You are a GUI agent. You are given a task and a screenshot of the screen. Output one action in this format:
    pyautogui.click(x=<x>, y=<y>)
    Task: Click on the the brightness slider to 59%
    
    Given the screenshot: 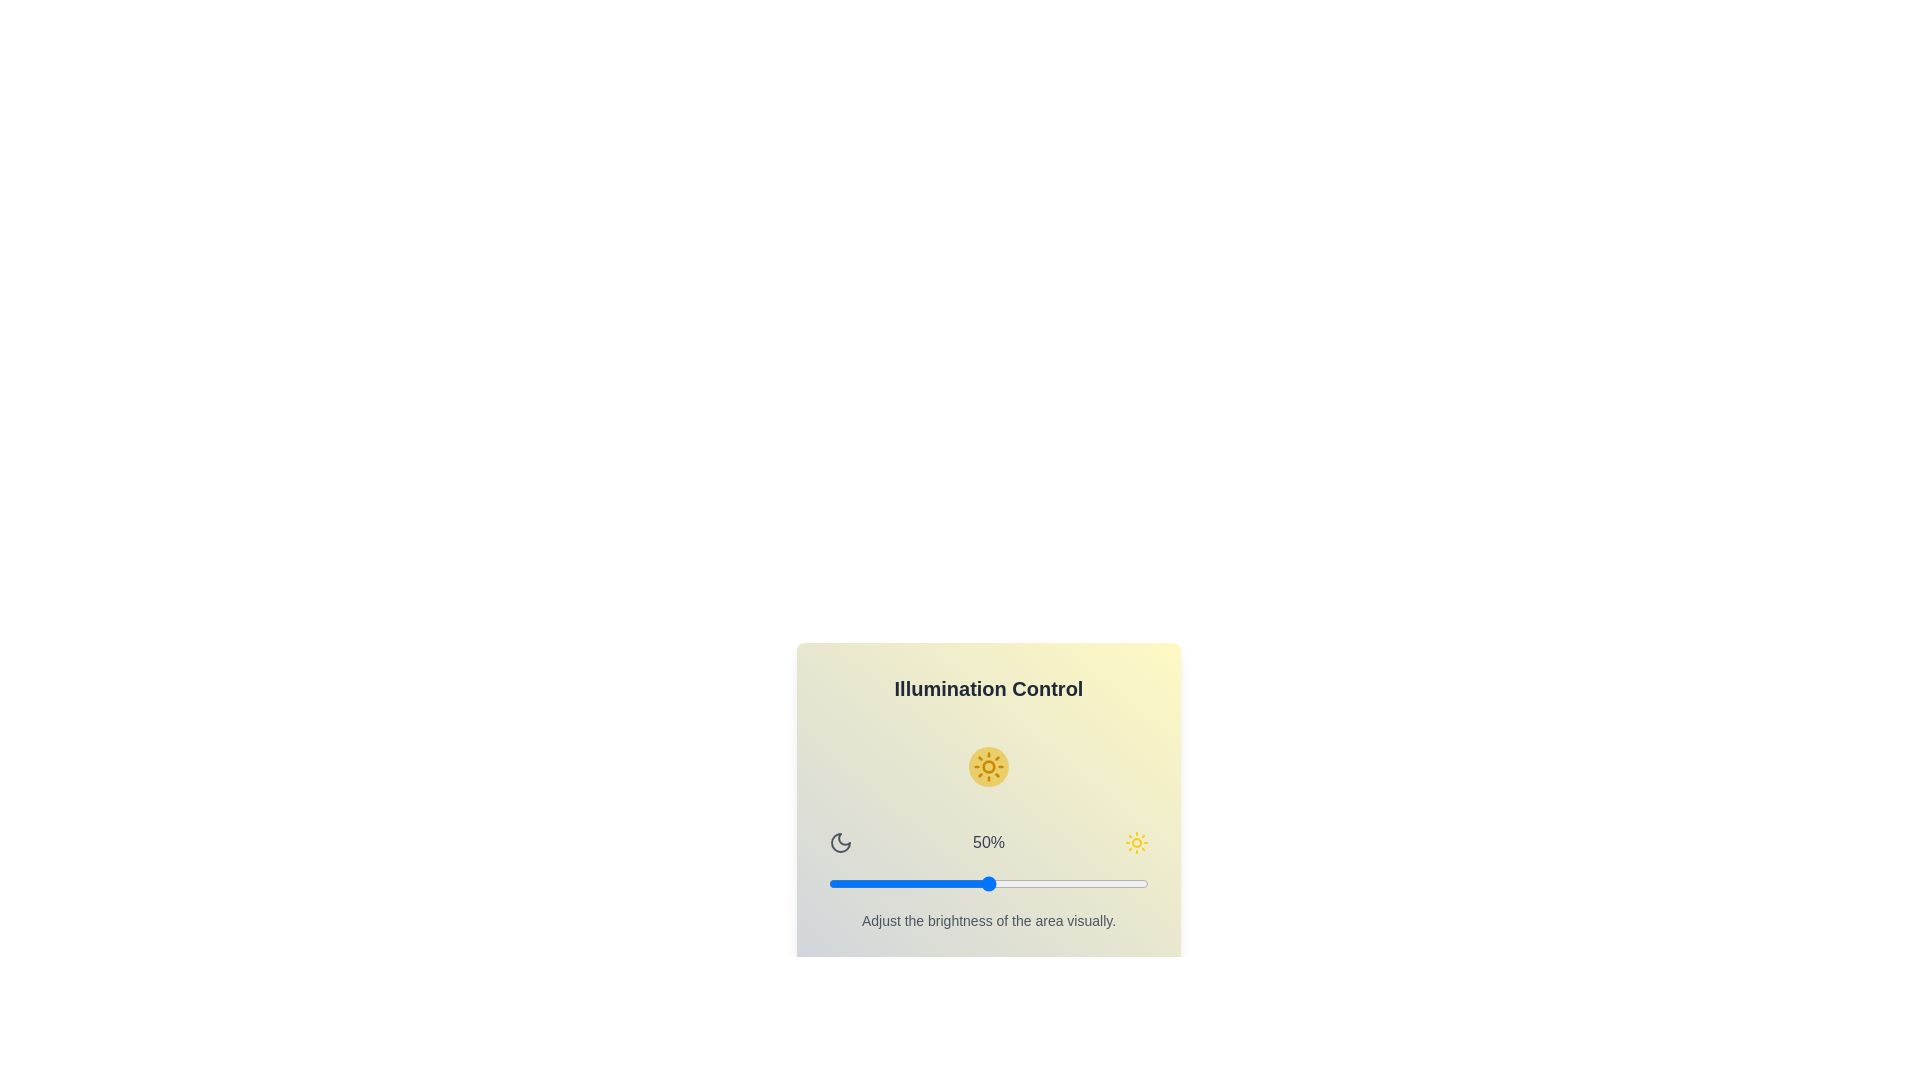 What is the action you would take?
    pyautogui.click(x=1017, y=882)
    